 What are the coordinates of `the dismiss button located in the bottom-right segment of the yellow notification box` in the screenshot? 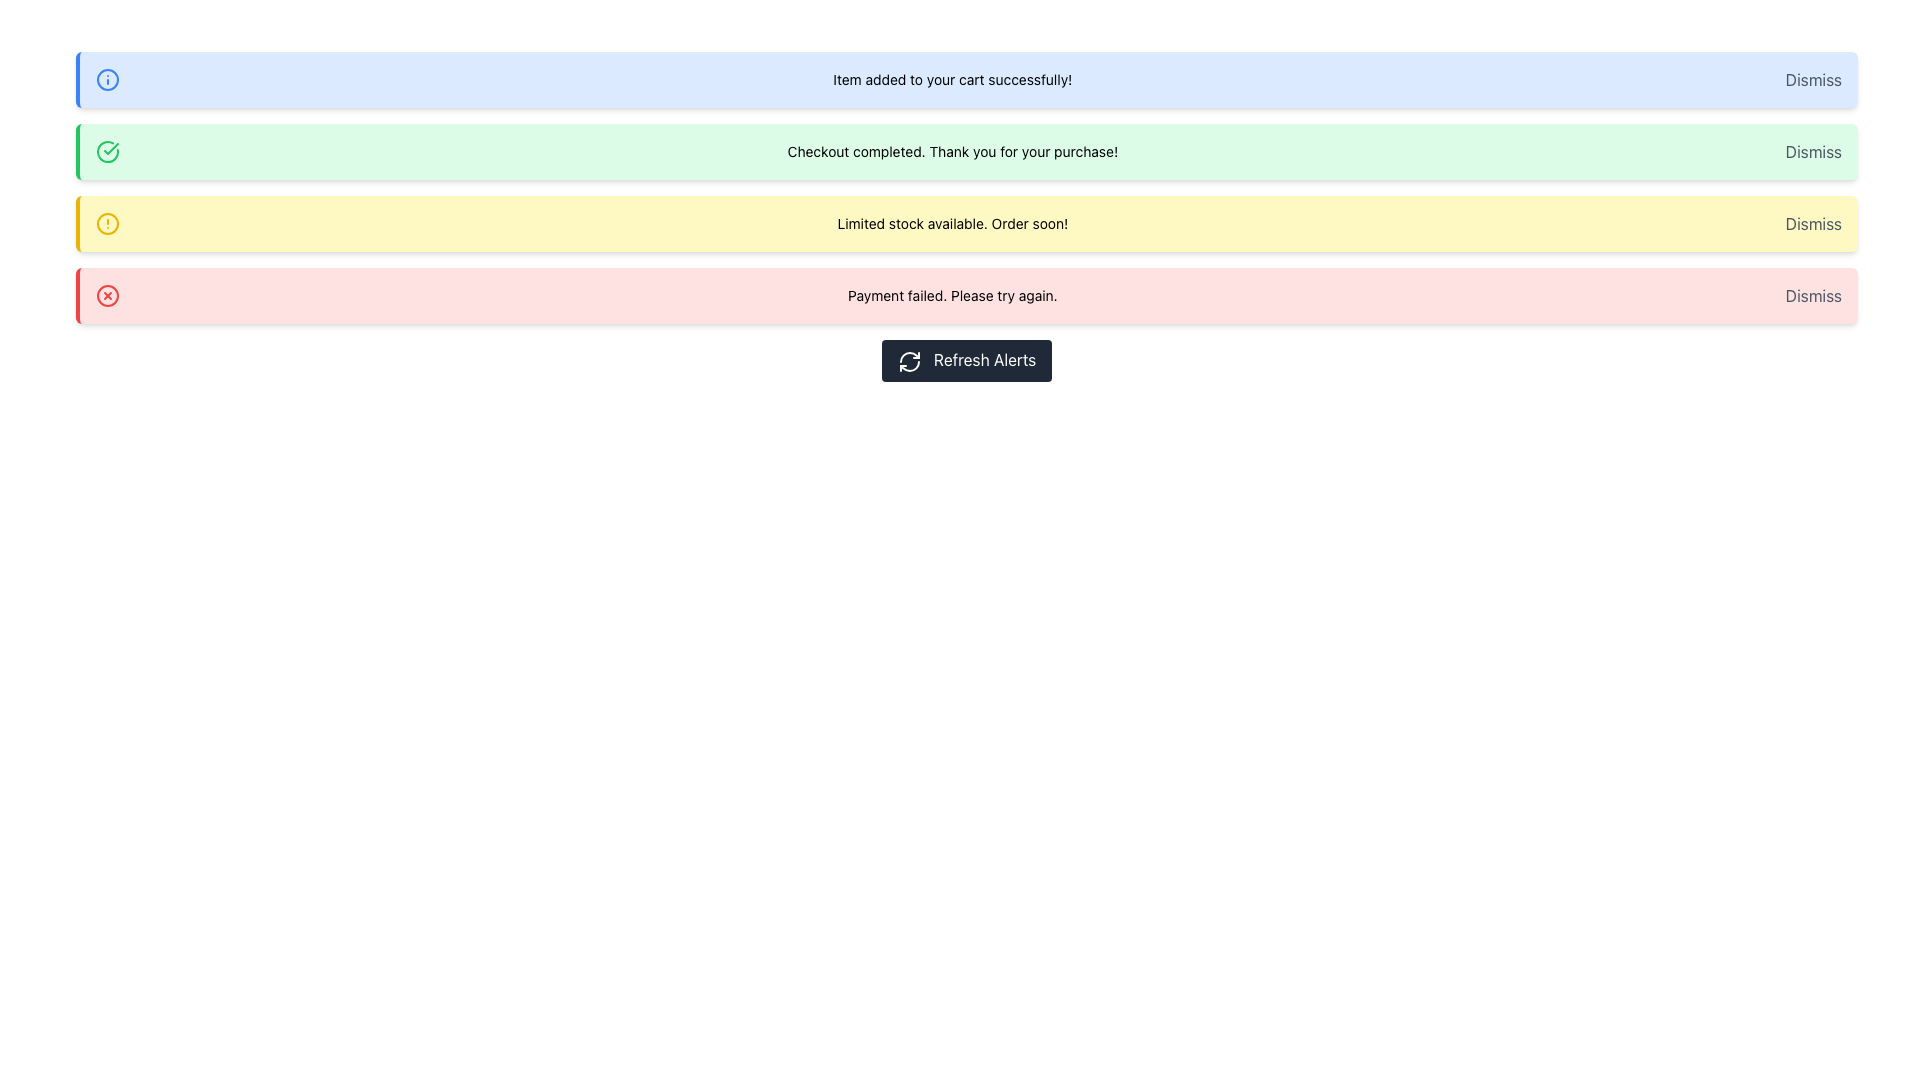 It's located at (1813, 223).